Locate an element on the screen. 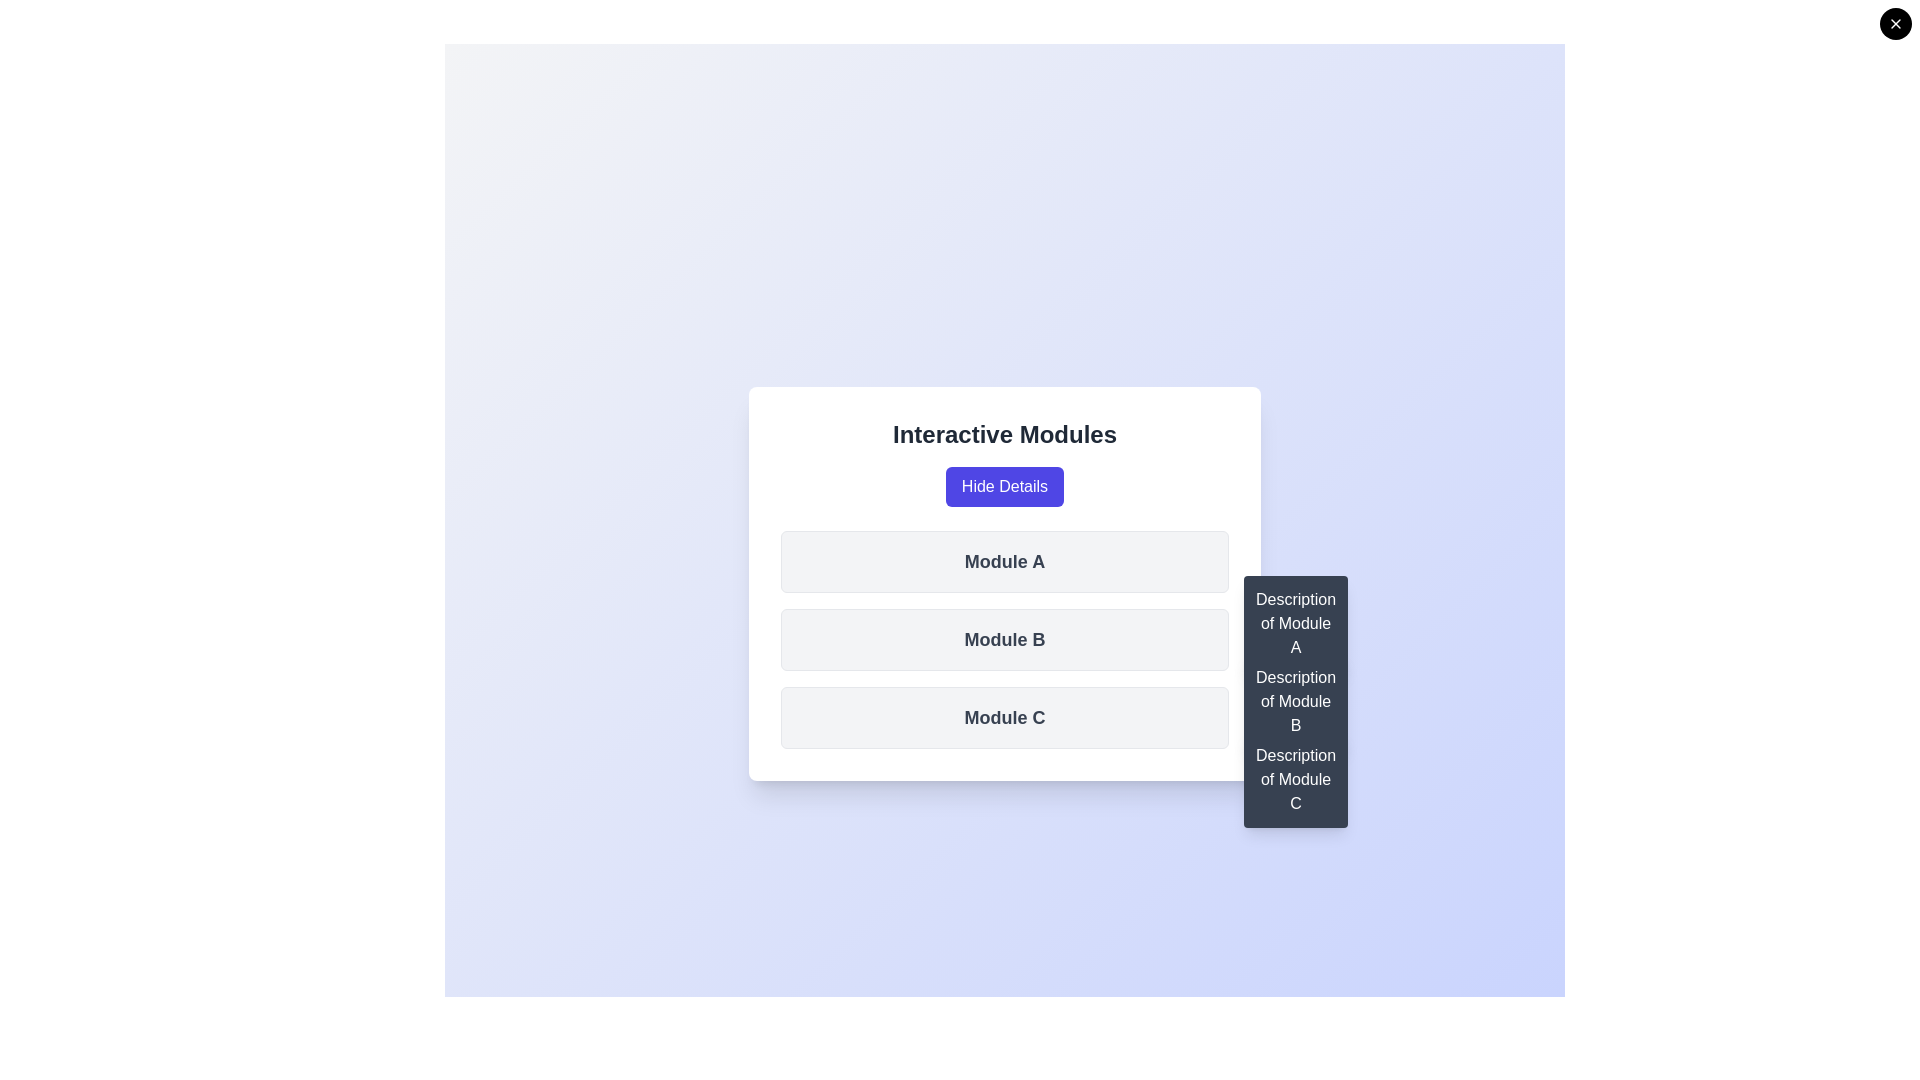 The width and height of the screenshot is (1920, 1080). the vertical arrangement of three modules labeled 'Module A', 'Module B', and 'Module C' that are enclosed in a light gray box with rounded corners, located in the middle section of a white card below the 'Hide Details' button is located at coordinates (1004, 640).